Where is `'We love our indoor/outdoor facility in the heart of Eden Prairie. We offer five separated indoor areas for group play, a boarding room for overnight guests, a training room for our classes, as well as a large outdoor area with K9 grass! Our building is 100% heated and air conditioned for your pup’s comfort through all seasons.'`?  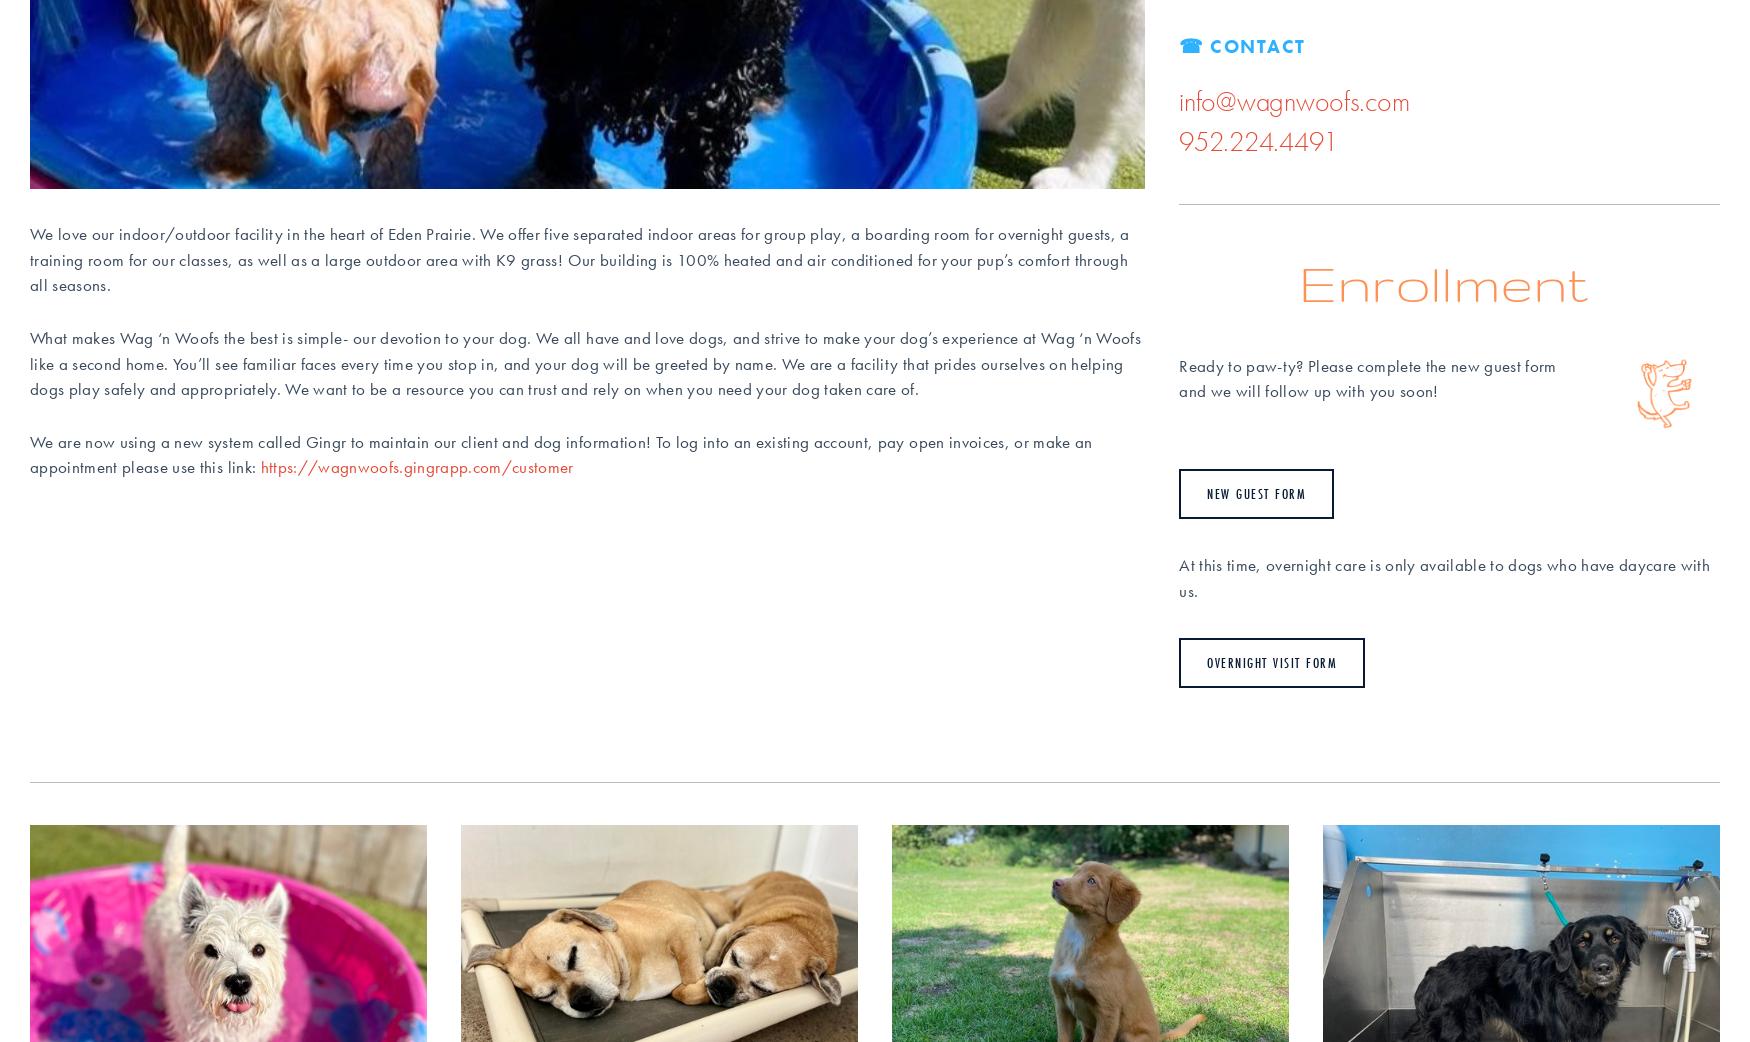
'We love our indoor/outdoor facility in the heart of Eden Prairie. We offer five separated indoor areas for group play, a boarding room for overnight guests, a training room for our classes, as well as a large outdoor area with K9 grass! Our building is 100% heated and air conditioned for your pup’s comfort through all seasons.' is located at coordinates (582, 258).